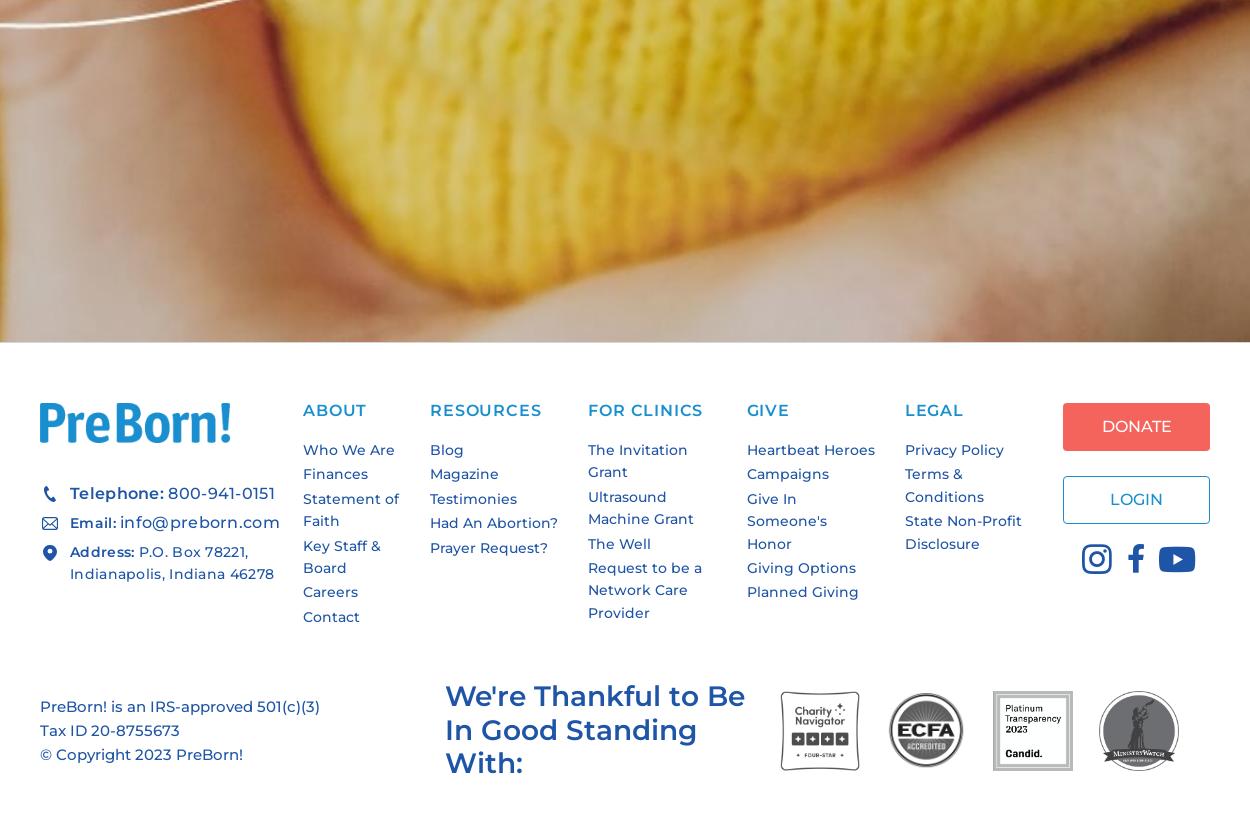  I want to click on 'In Good Standing With:', so click(570, 745).